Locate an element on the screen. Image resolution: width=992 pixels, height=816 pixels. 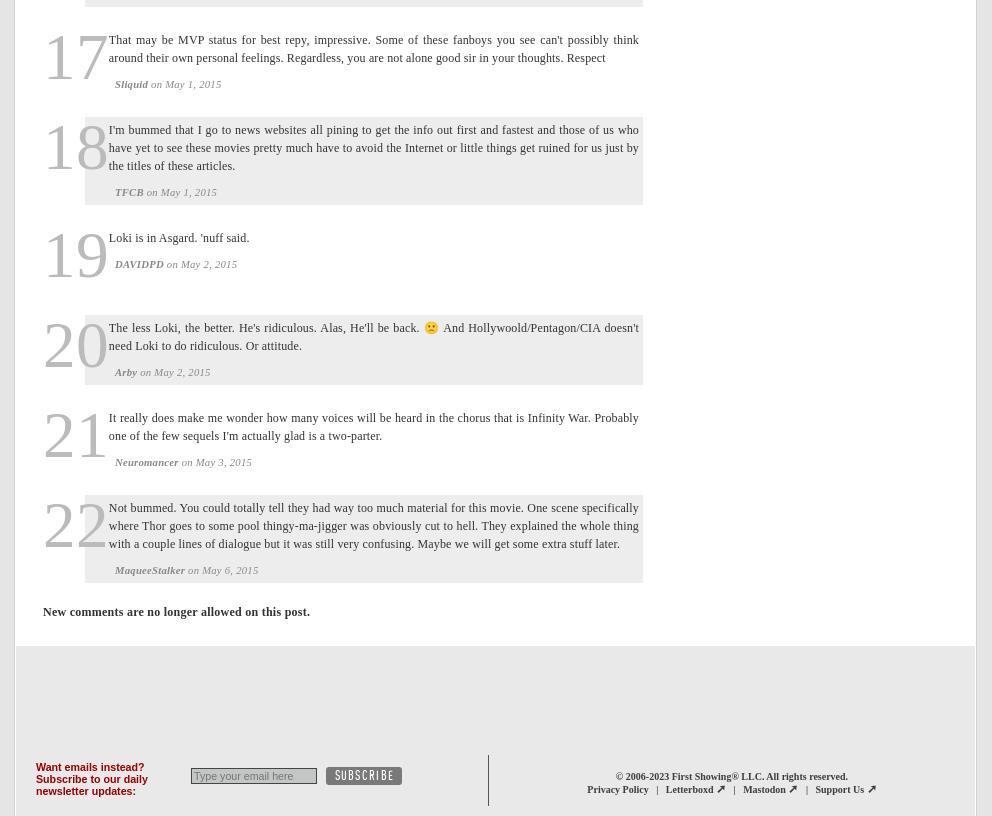
'on May 6, 2015' is located at coordinates (184, 569).